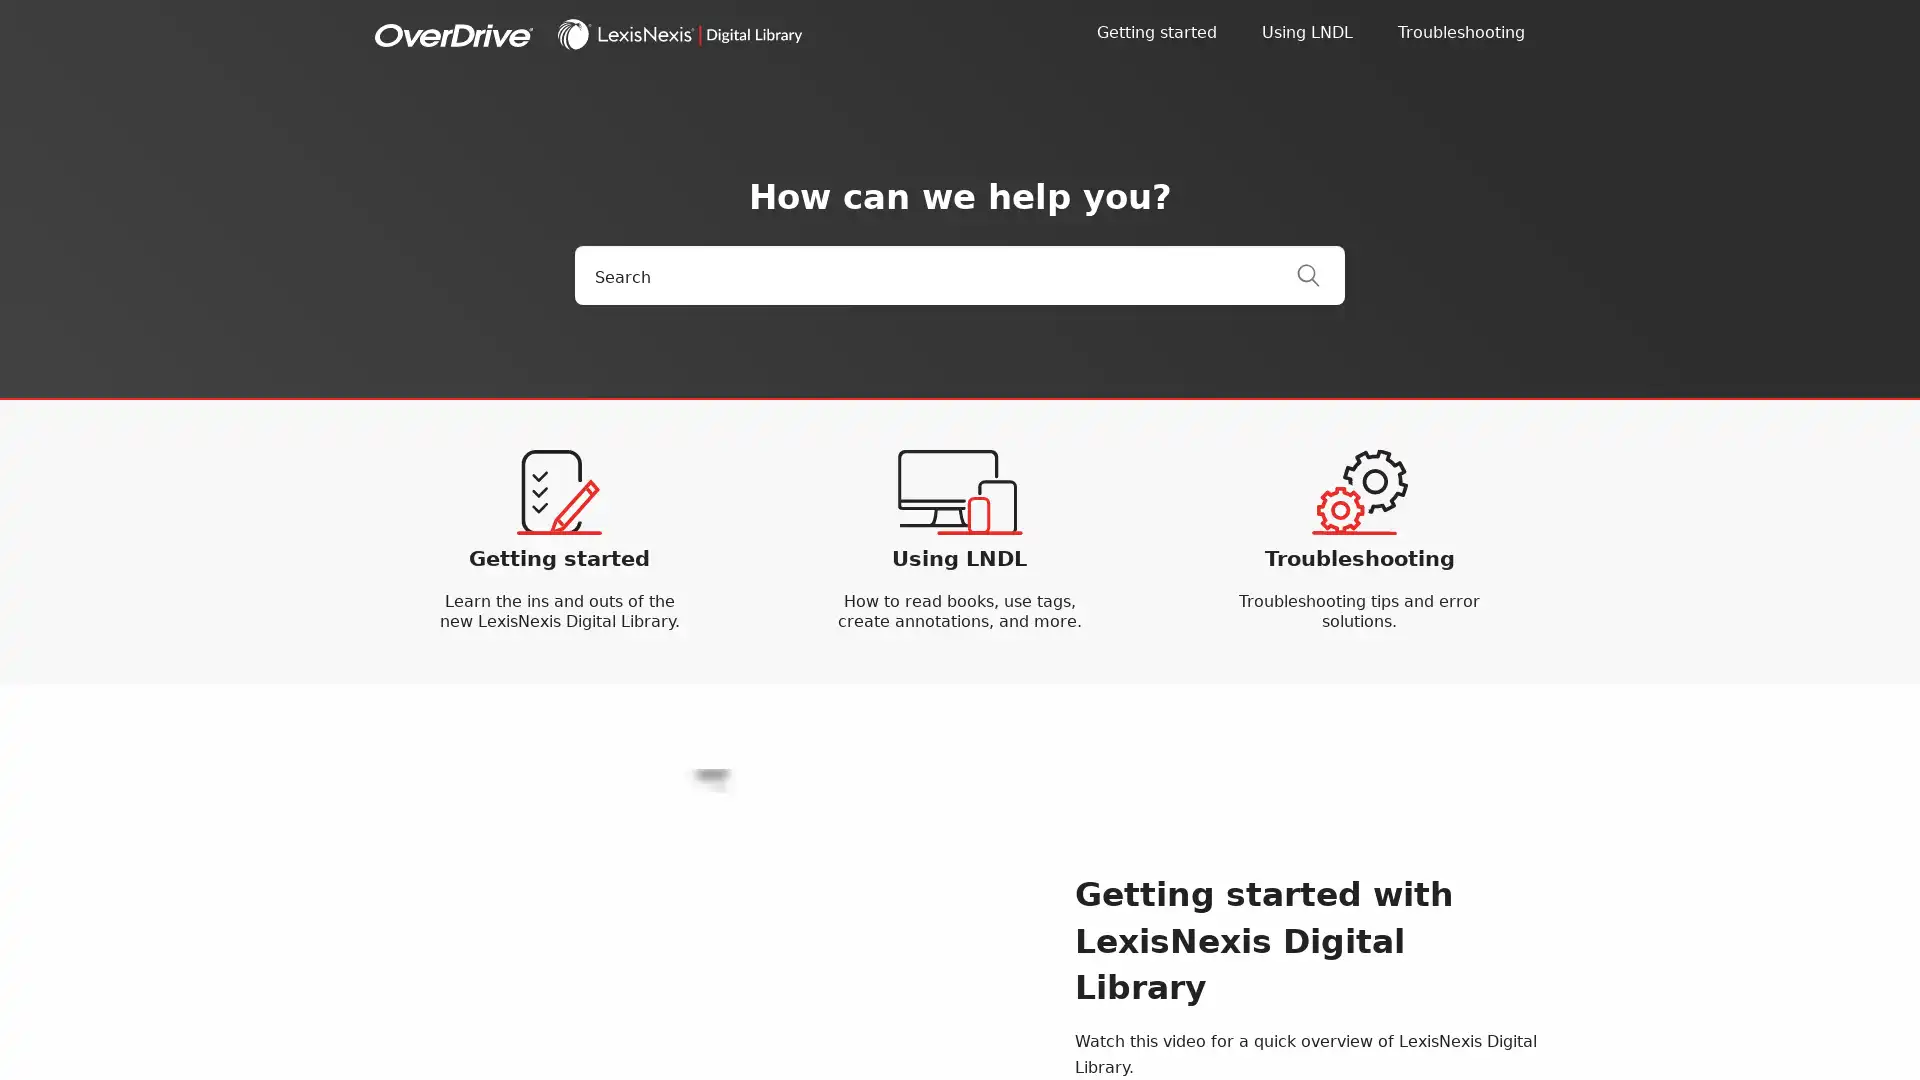 This screenshot has height=1080, width=1920. I want to click on Play, so click(709, 945).